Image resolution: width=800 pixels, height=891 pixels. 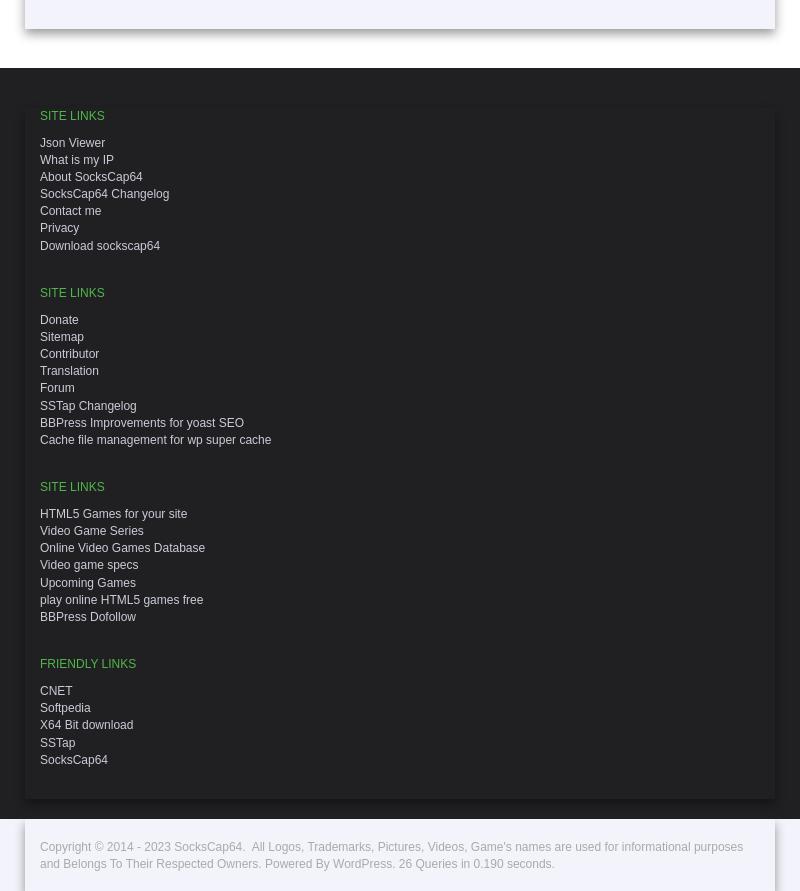 What do you see at coordinates (70, 210) in the screenshot?
I see `'Contact me'` at bounding box center [70, 210].